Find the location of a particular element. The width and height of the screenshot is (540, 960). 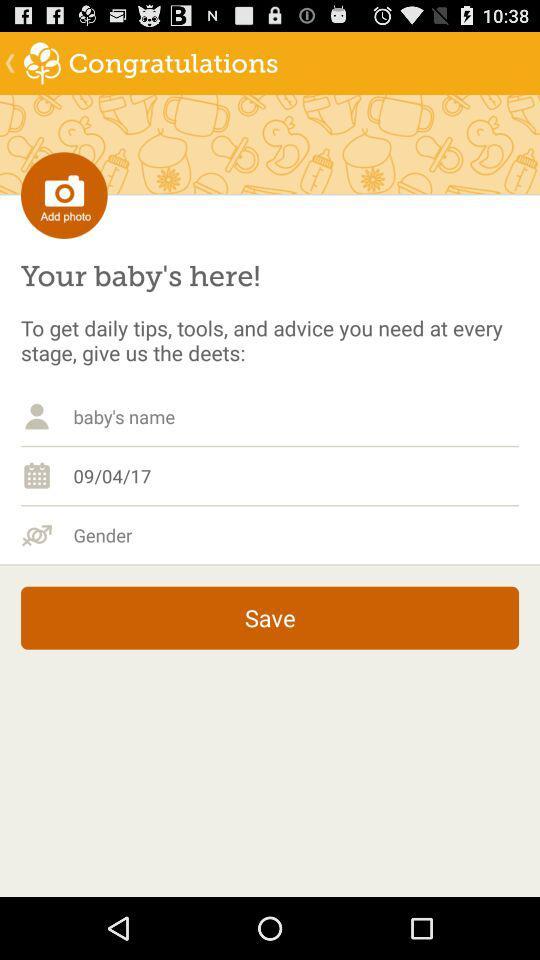

write the baby 's name is located at coordinates (295, 415).